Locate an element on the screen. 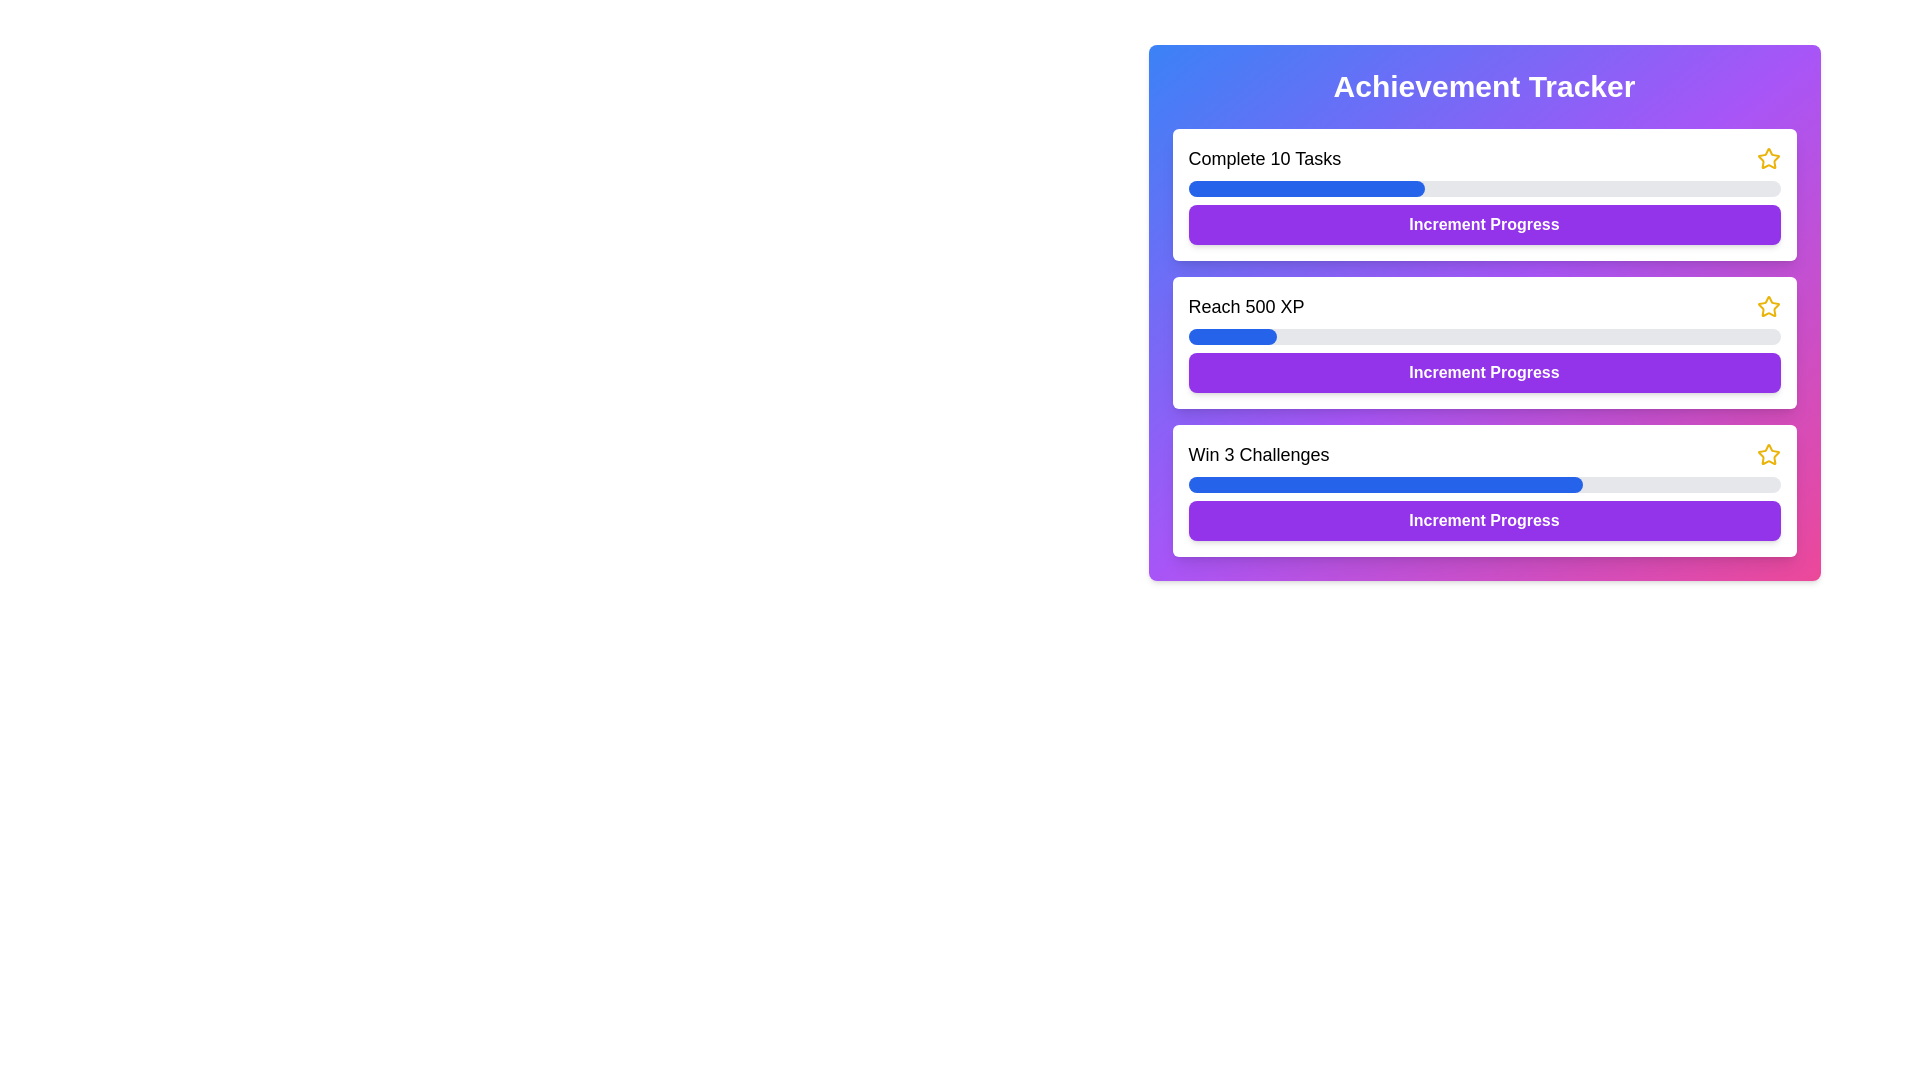  the progress bar located in the first card under the 'Achievement Tracker' header, positioned below the 'Complete 10 Tasks' header and above the 'Increment Progress' button is located at coordinates (1484, 189).